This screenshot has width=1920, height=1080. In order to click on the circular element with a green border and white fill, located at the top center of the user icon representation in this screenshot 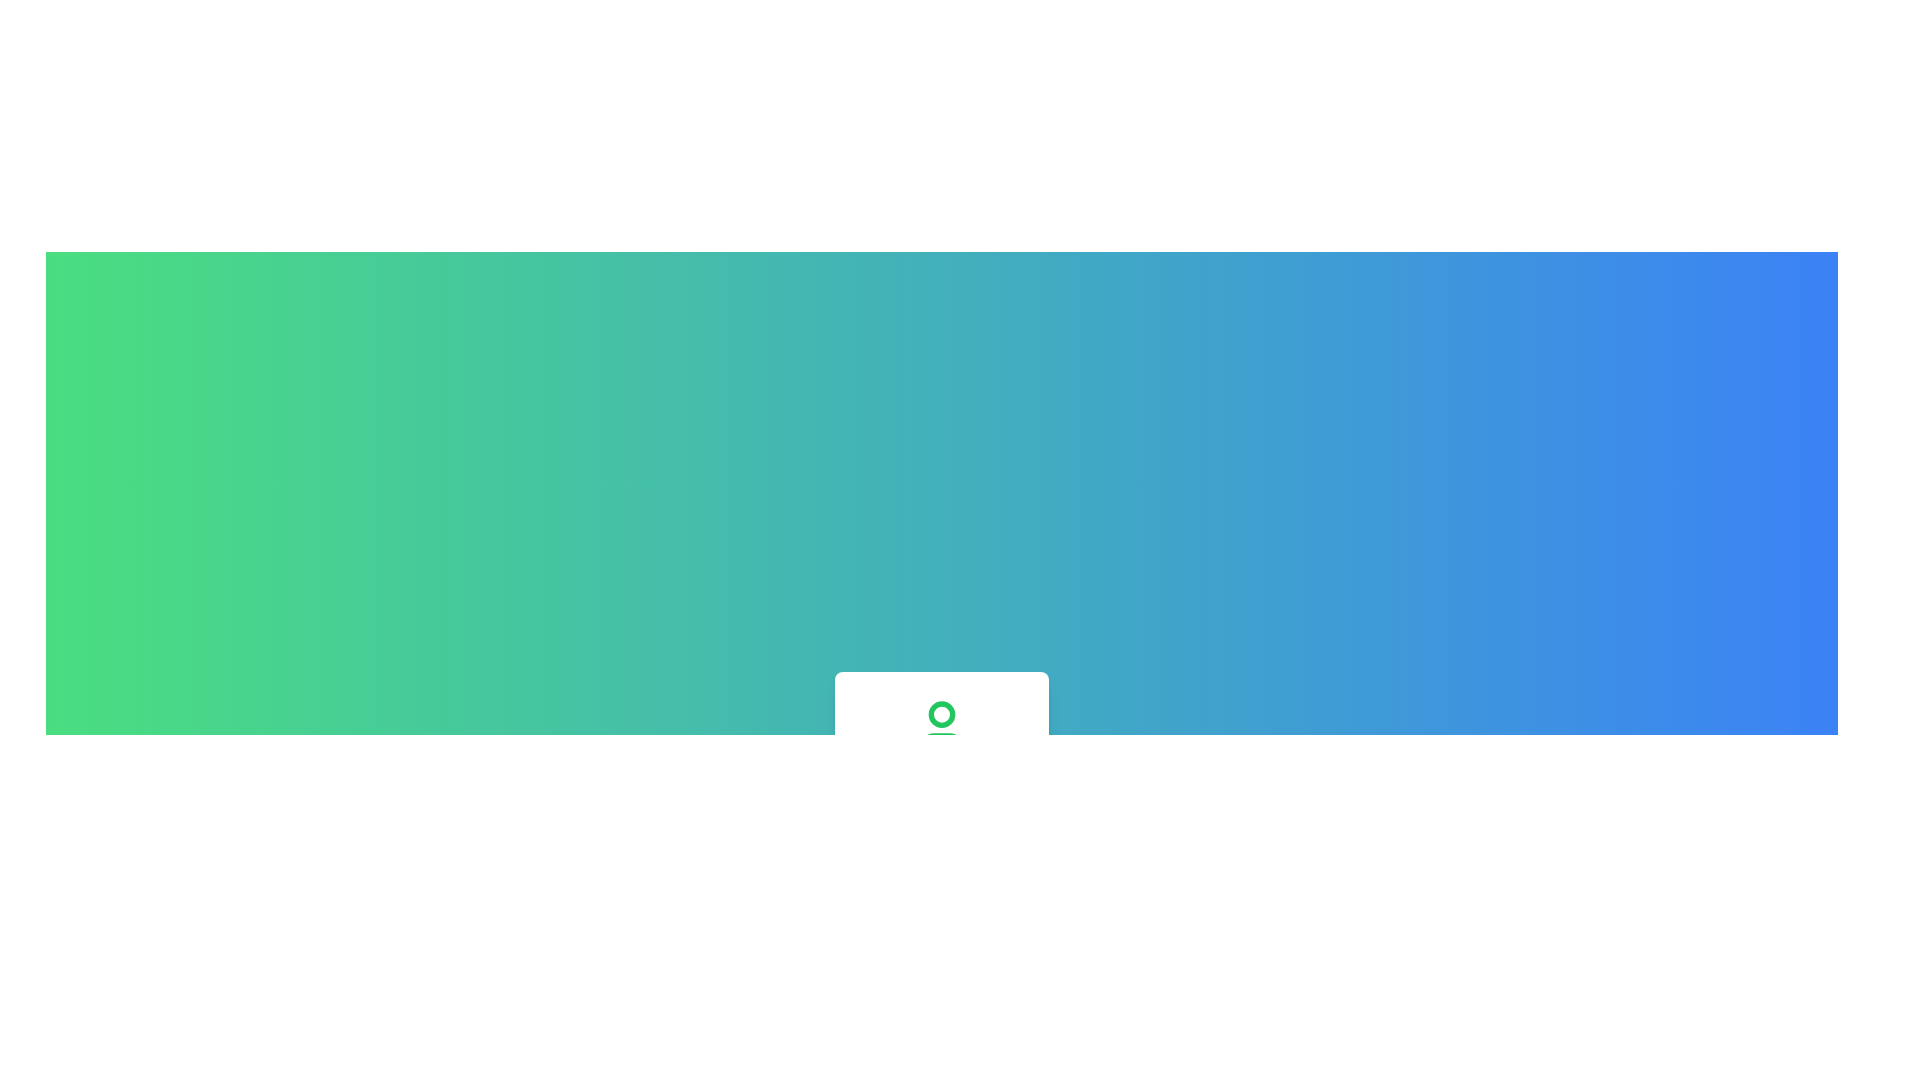, I will do `click(940, 713)`.